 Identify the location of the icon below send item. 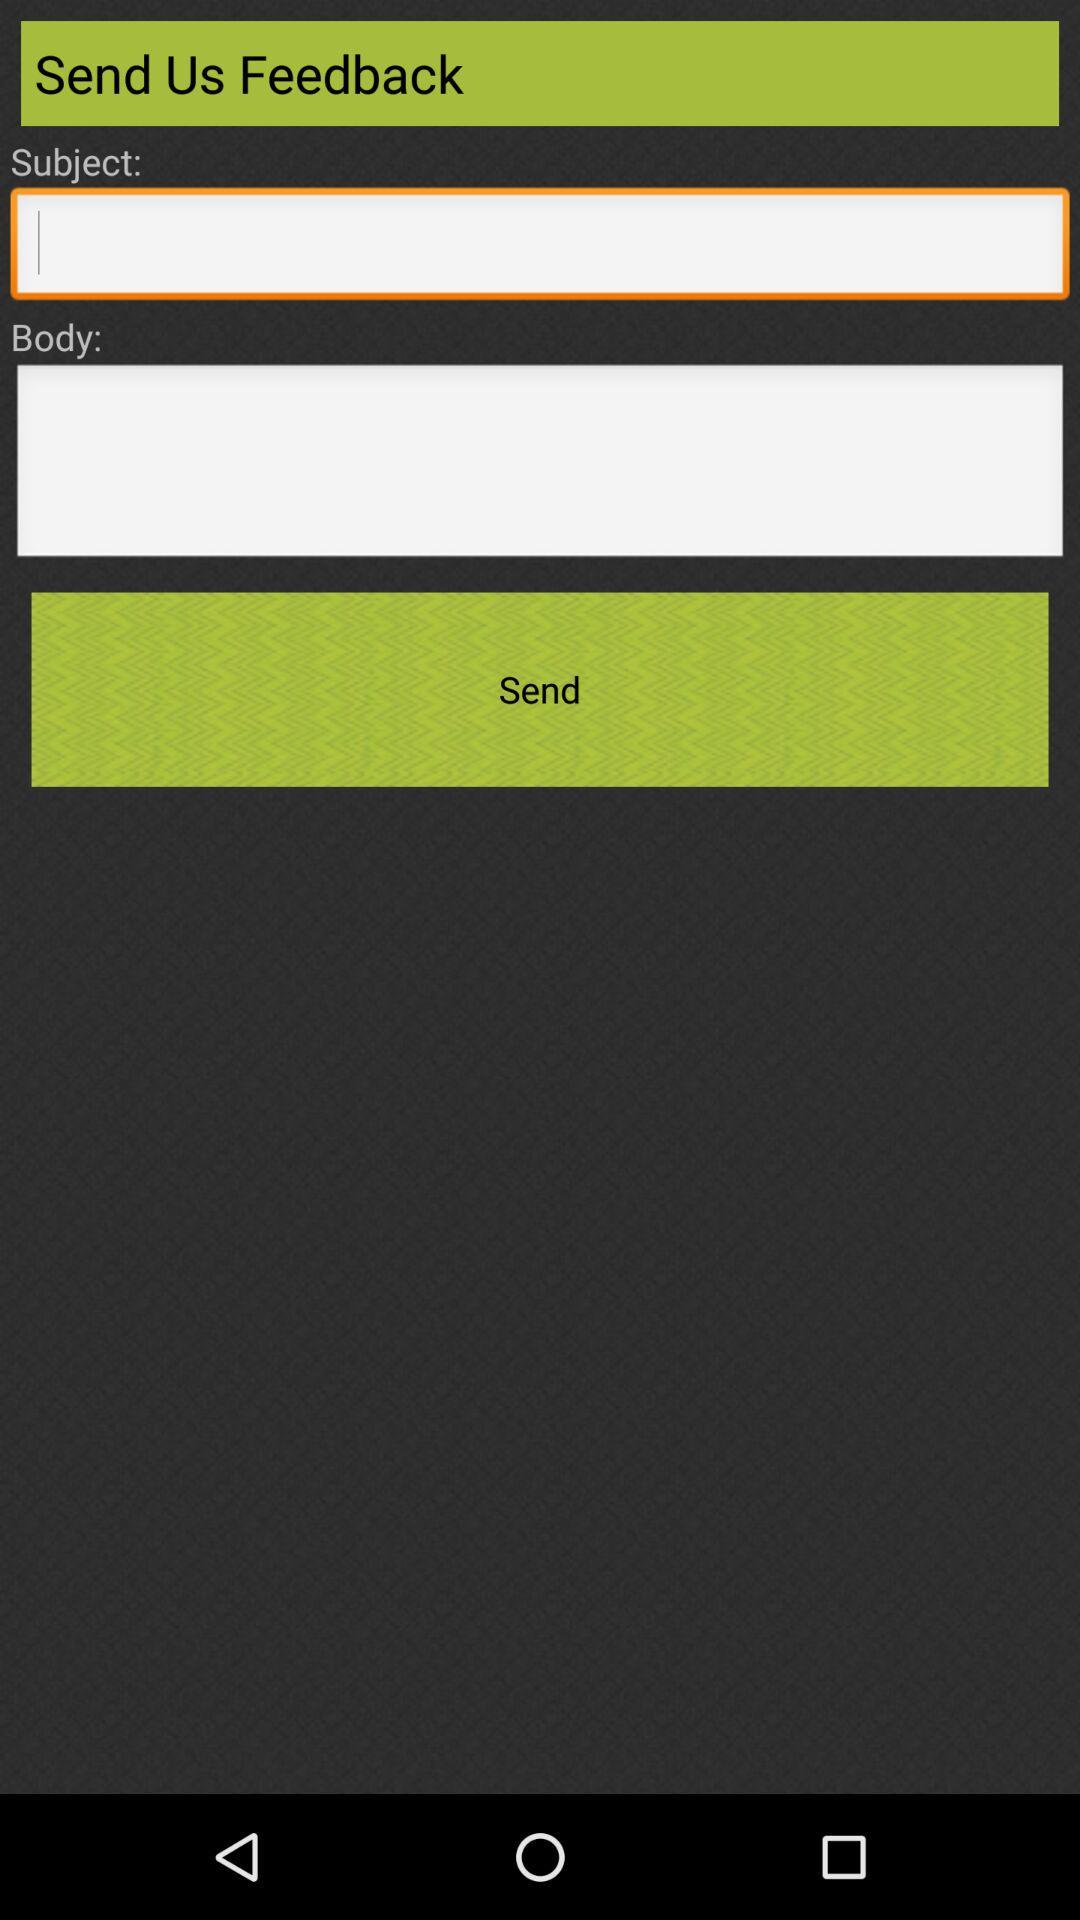
(540, 1727).